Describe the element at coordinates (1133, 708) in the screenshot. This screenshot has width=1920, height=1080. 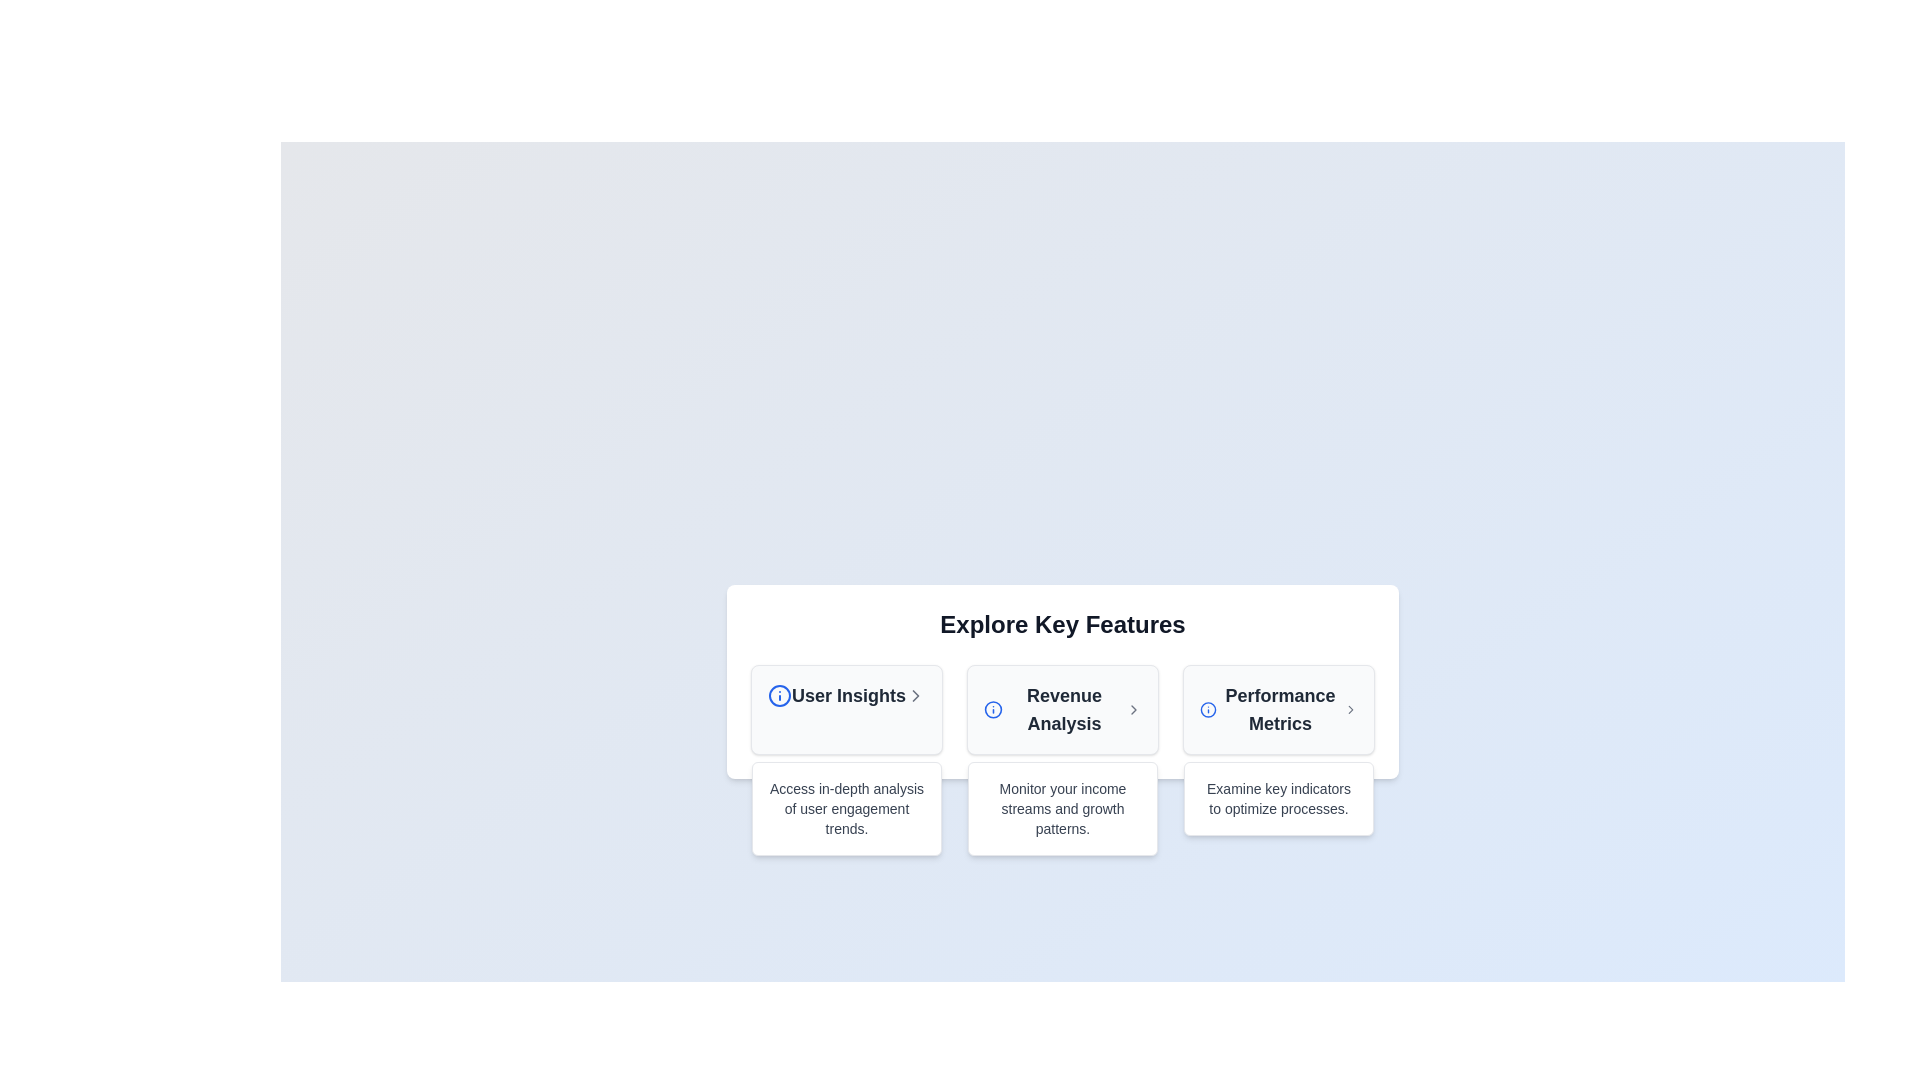
I see `the navigation icon located to the right of the 'Revenue Analysis' text within the feature card` at that location.